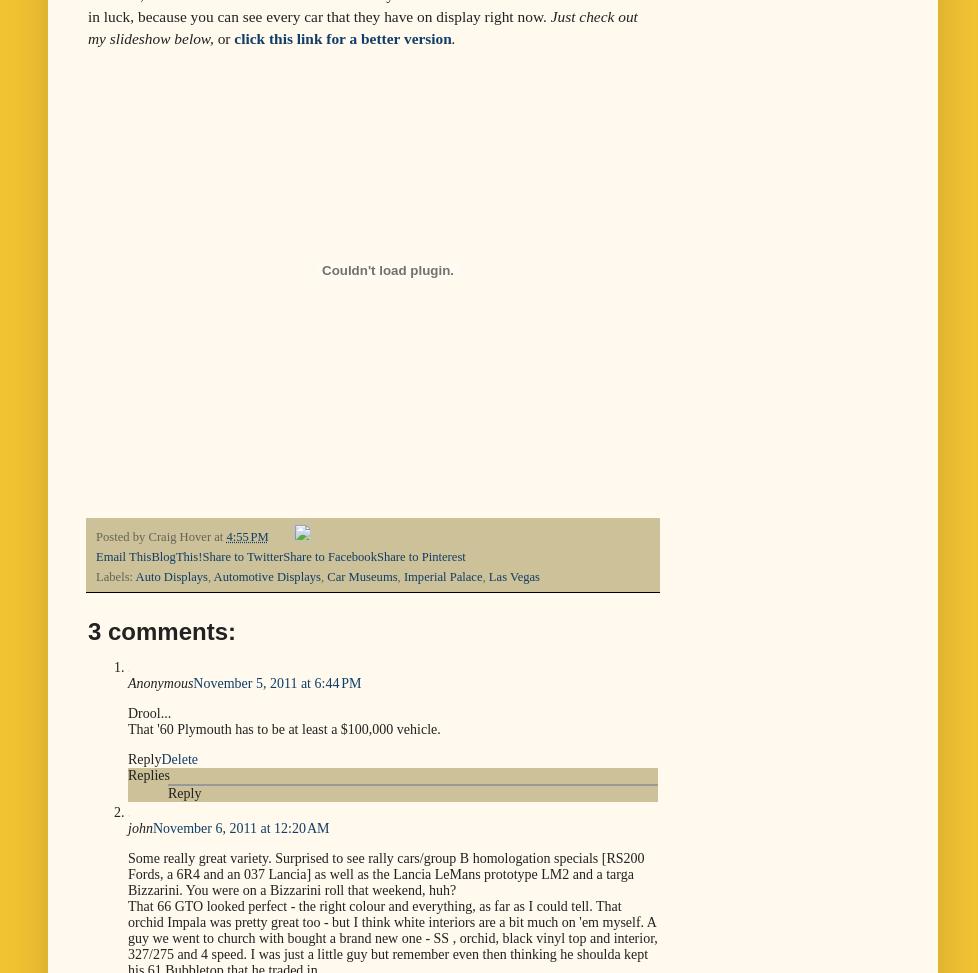 Image resolution: width=978 pixels, height=973 pixels. Describe the element at coordinates (452, 37) in the screenshot. I see `'.'` at that location.